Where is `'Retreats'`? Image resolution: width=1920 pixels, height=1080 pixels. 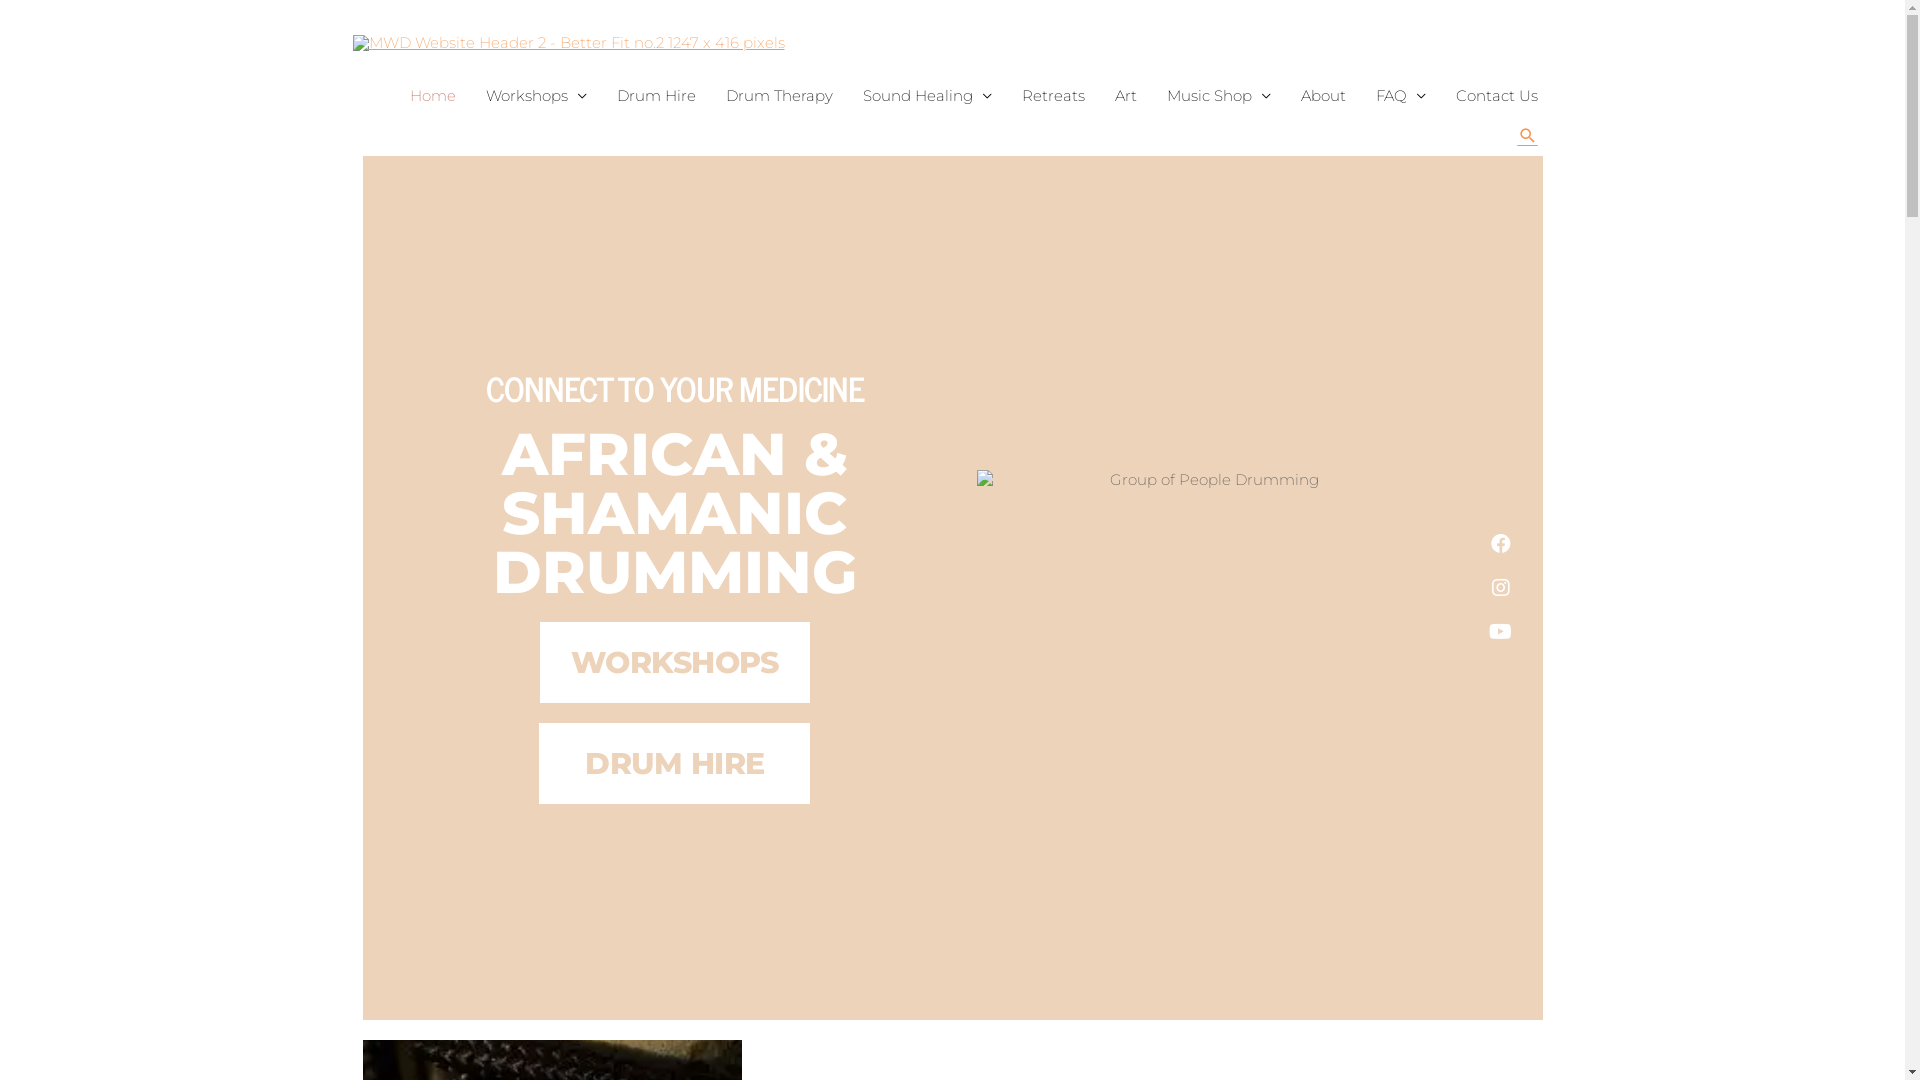
'Retreats' is located at coordinates (1051, 96).